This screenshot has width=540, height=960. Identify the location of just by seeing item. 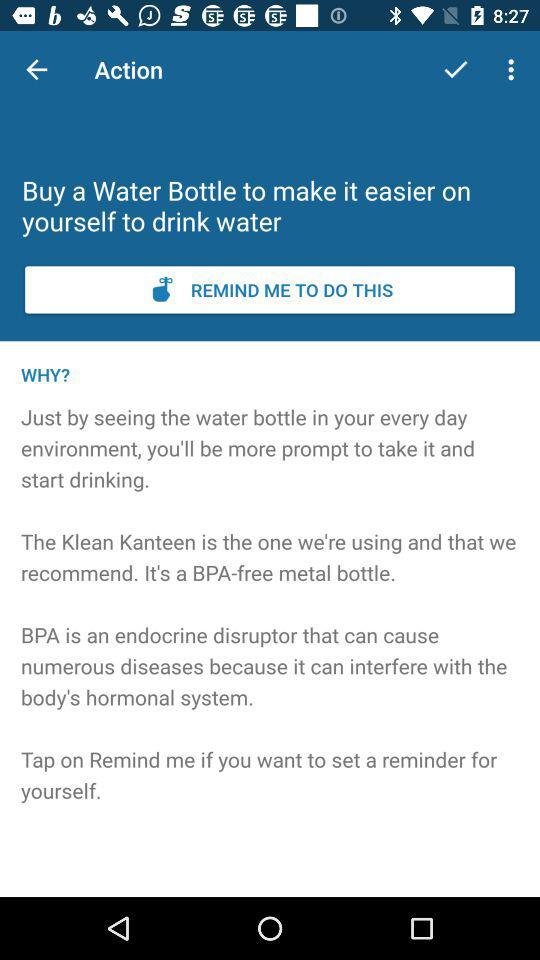
(270, 630).